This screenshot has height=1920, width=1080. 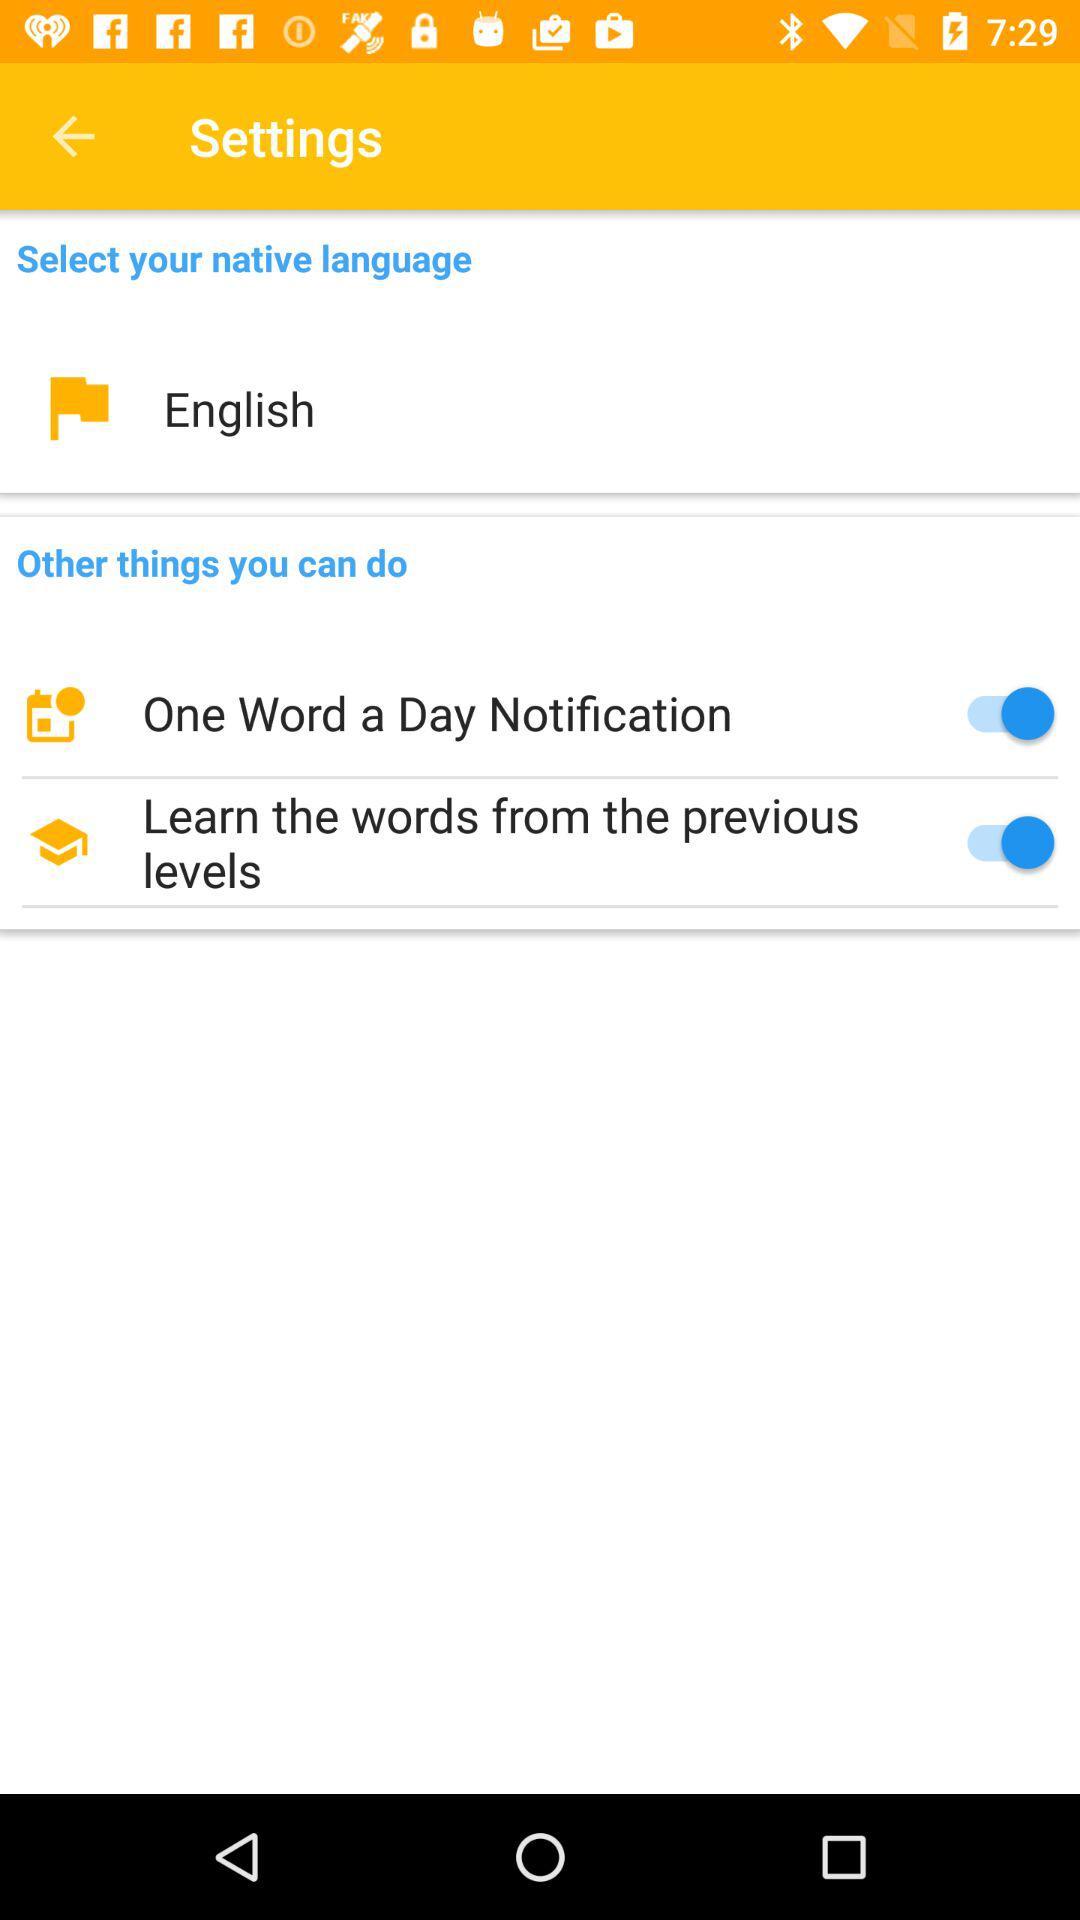 I want to click on the learn the words, so click(x=540, y=842).